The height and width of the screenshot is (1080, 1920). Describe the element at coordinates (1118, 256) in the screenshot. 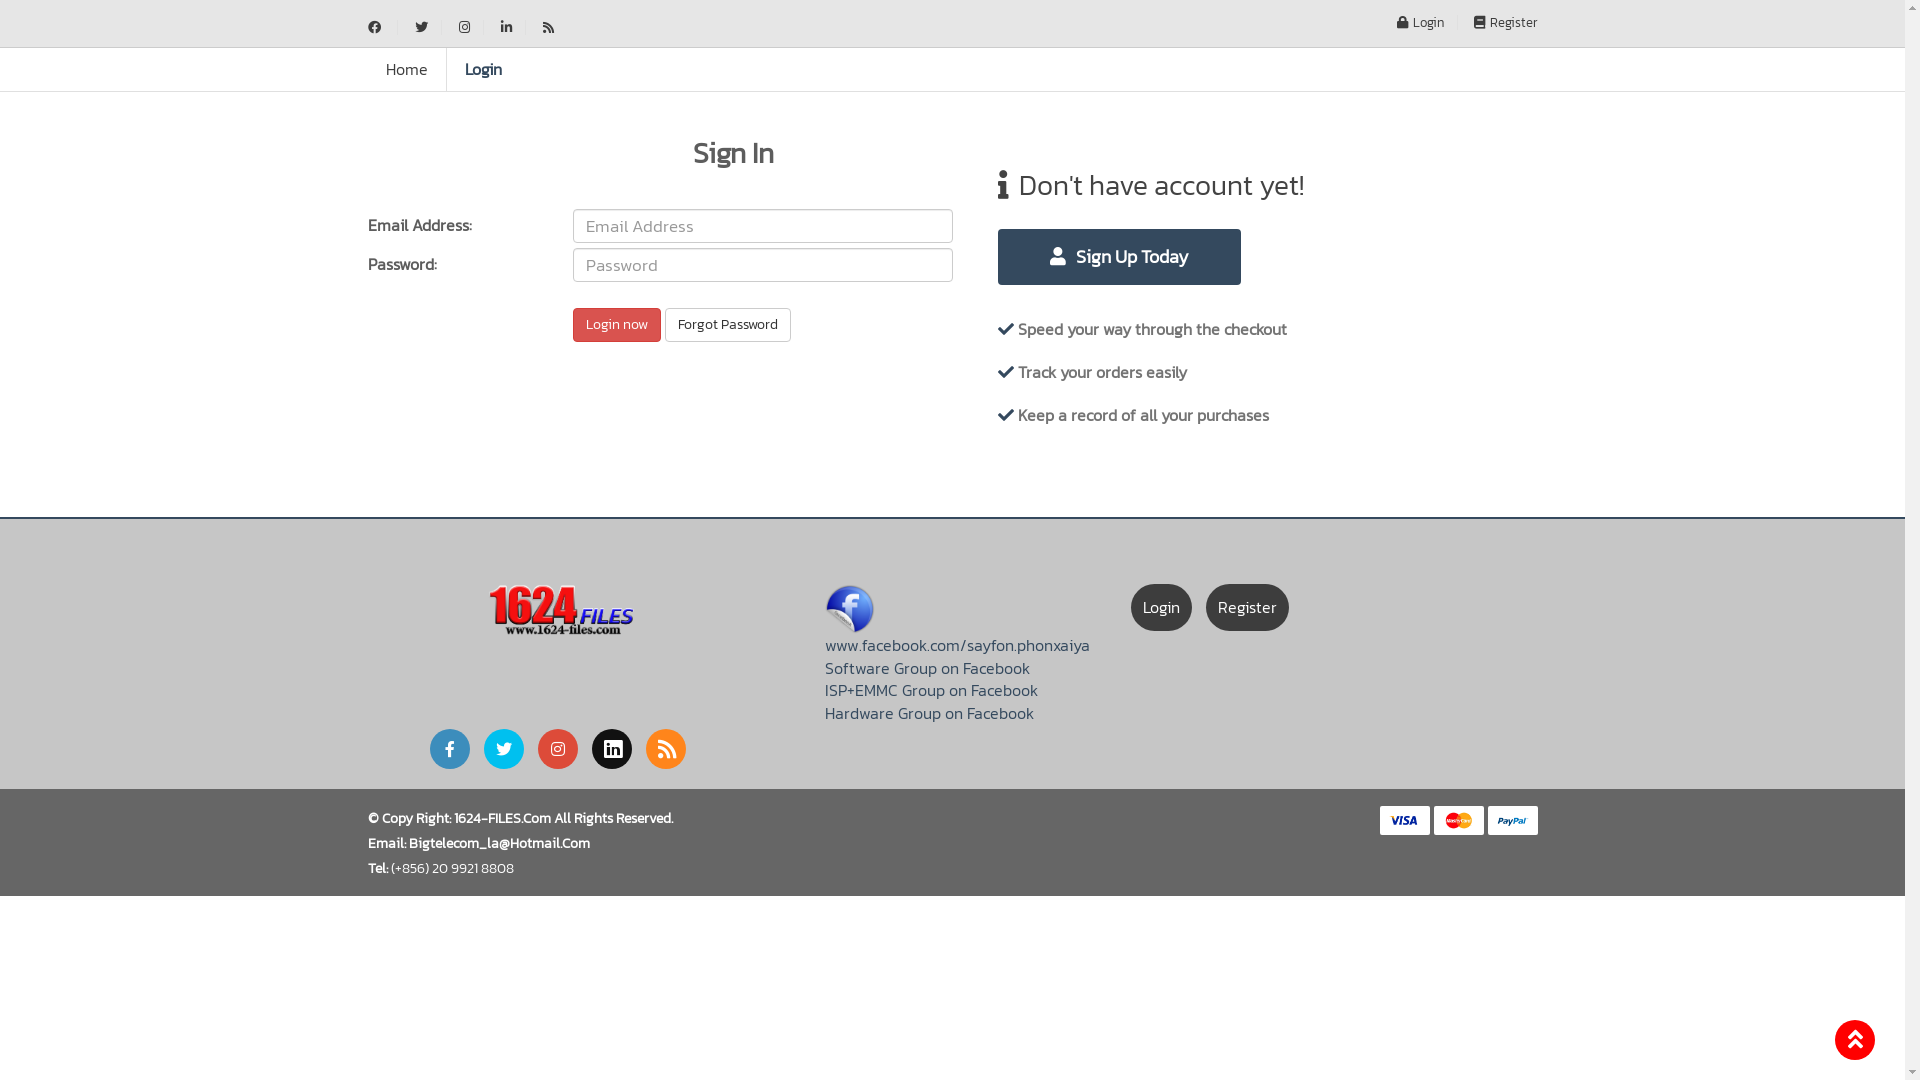

I see `'Sign Up Today'` at that location.